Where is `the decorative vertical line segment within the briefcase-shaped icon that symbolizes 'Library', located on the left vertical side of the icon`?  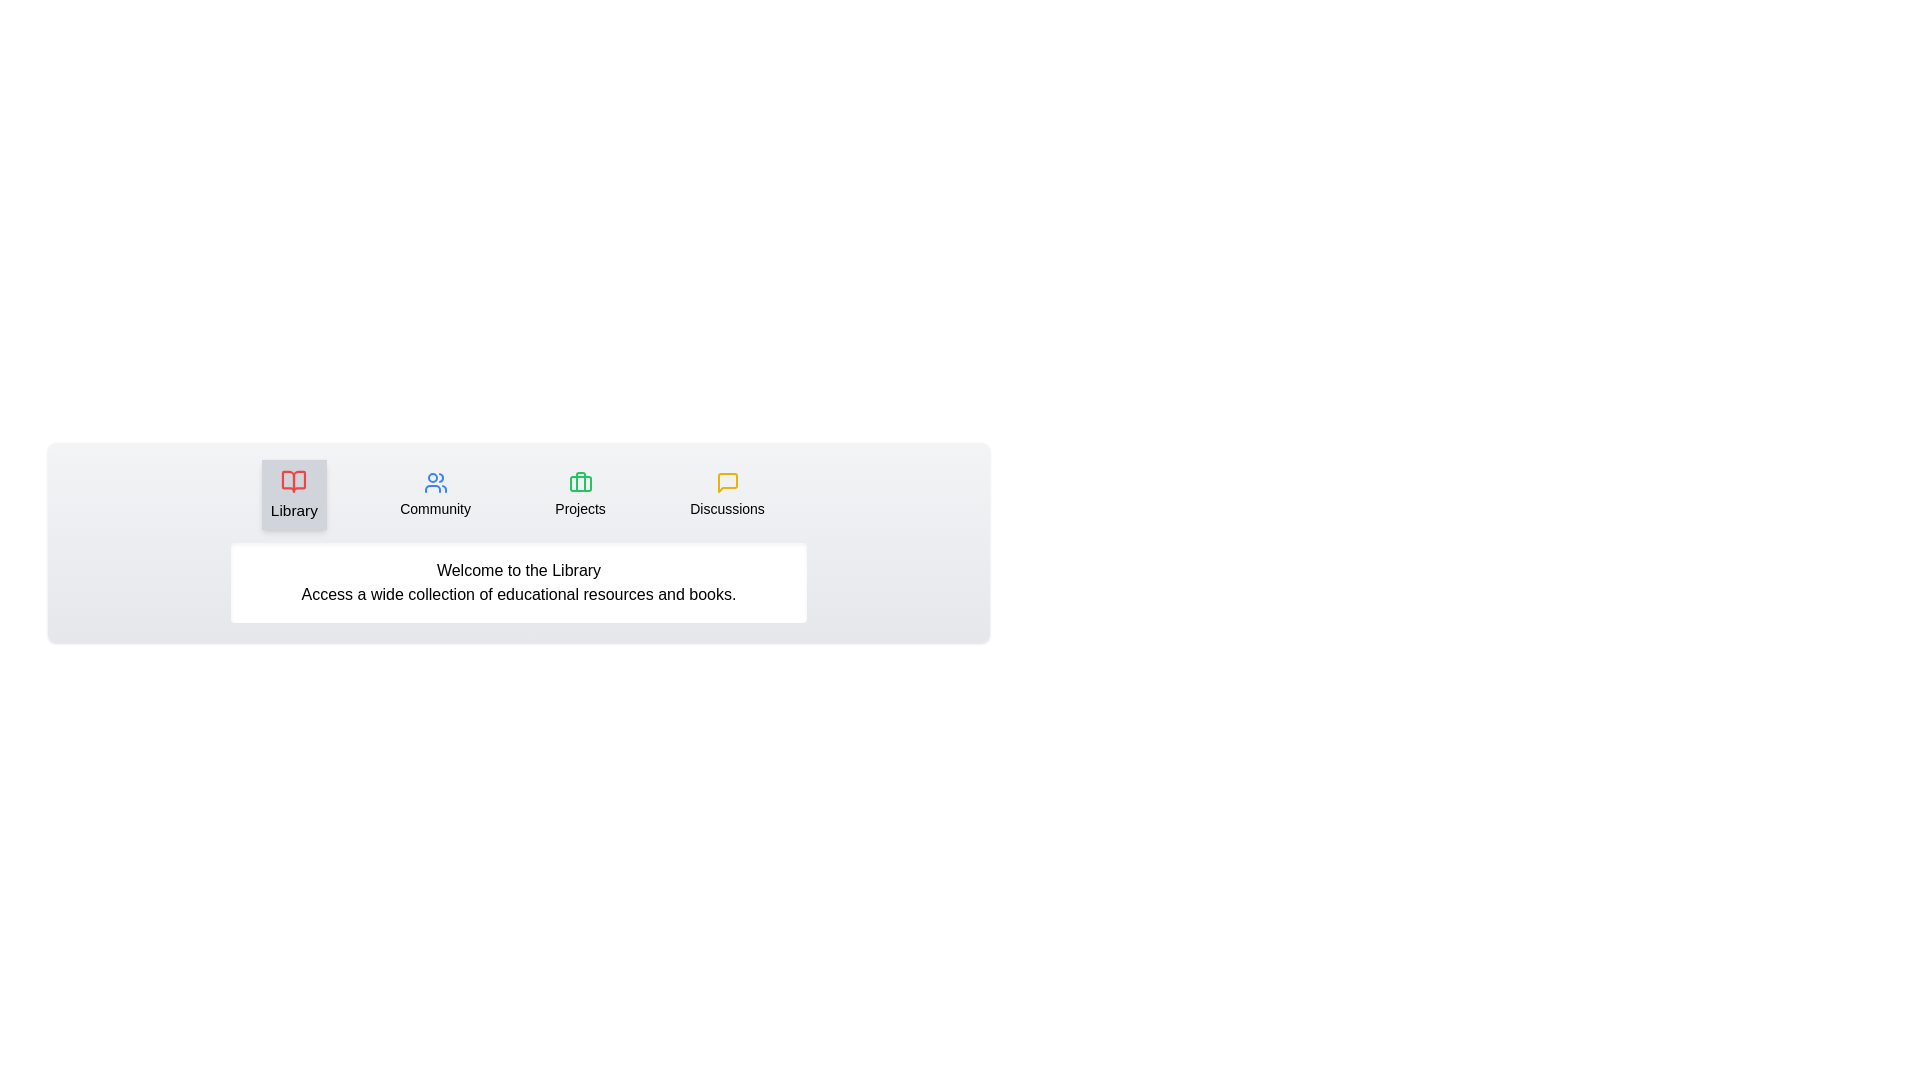 the decorative vertical line segment within the briefcase-shaped icon that symbolizes 'Library', located on the left vertical side of the icon is located at coordinates (579, 482).